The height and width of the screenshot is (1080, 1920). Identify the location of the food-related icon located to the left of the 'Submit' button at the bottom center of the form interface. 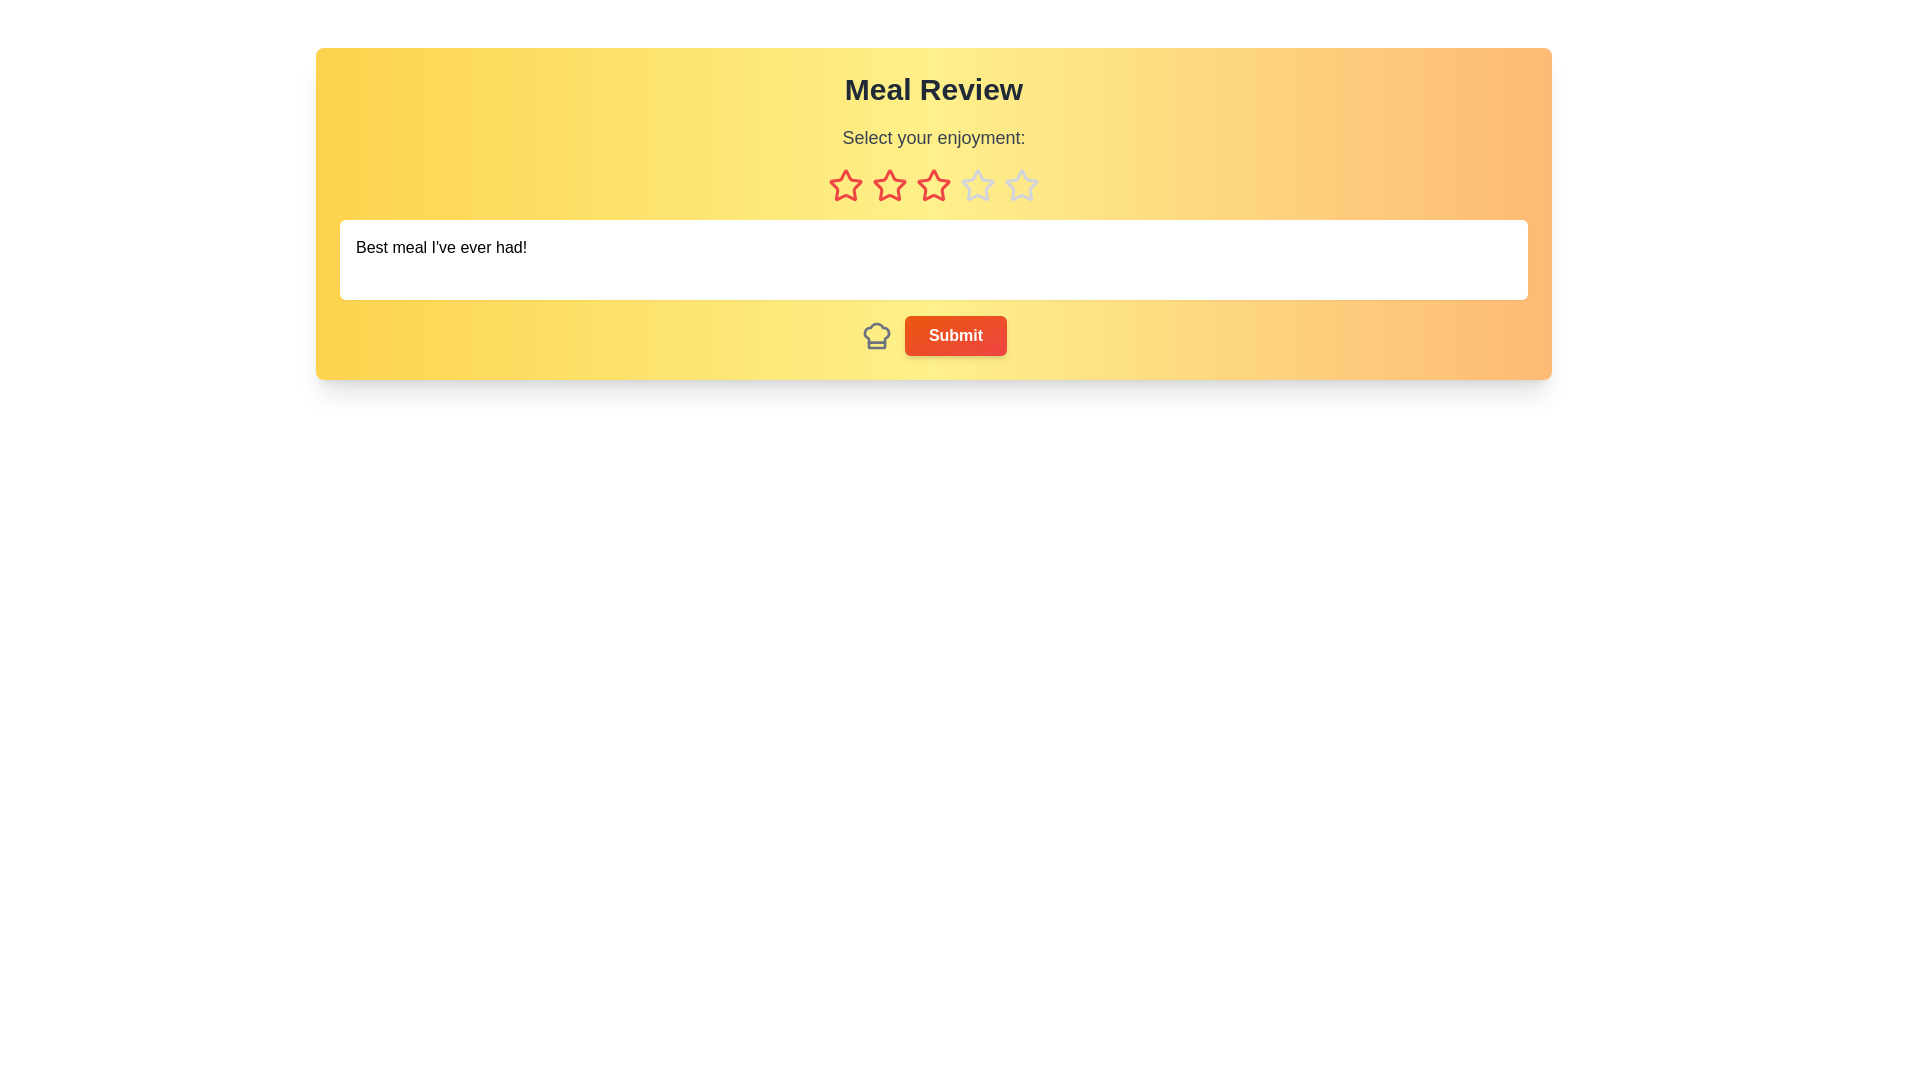
(876, 334).